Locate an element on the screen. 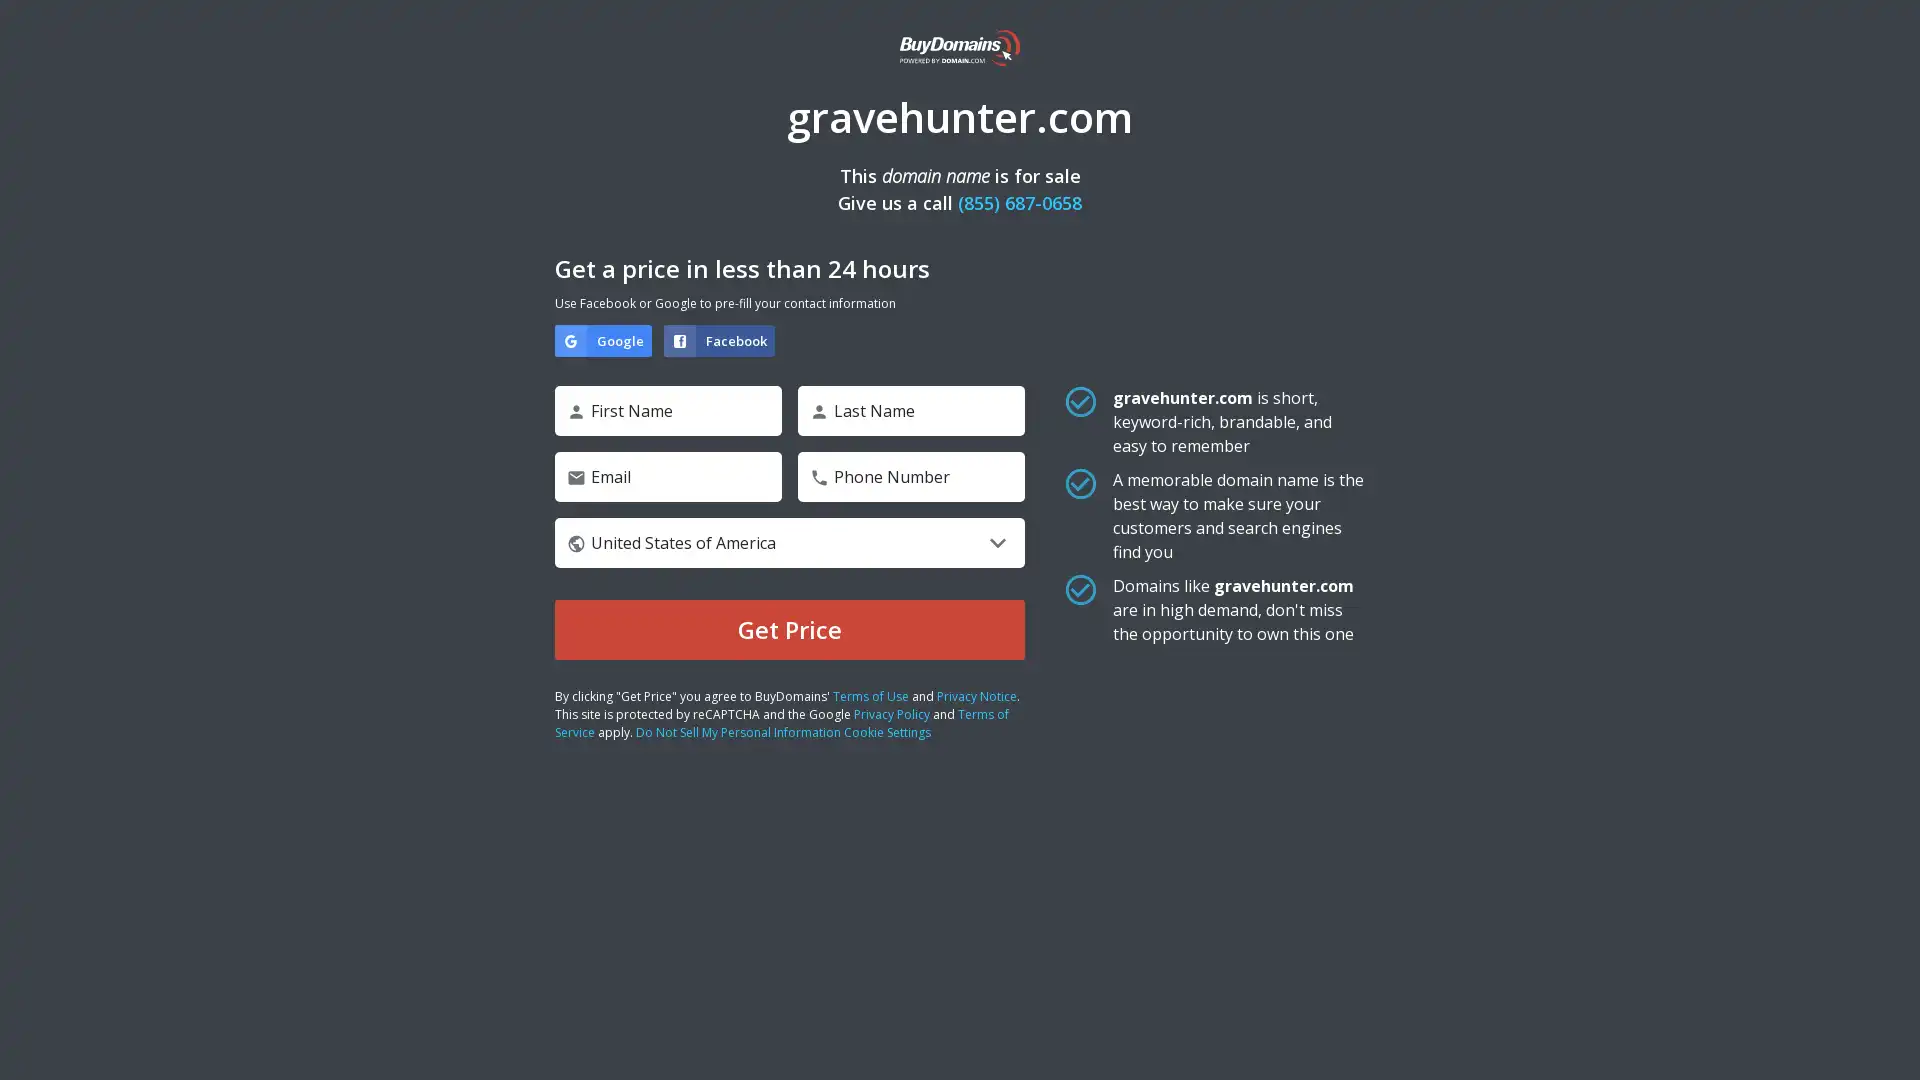 Image resolution: width=1920 pixels, height=1080 pixels. Cookies Settings is located at coordinates (203, 1002).